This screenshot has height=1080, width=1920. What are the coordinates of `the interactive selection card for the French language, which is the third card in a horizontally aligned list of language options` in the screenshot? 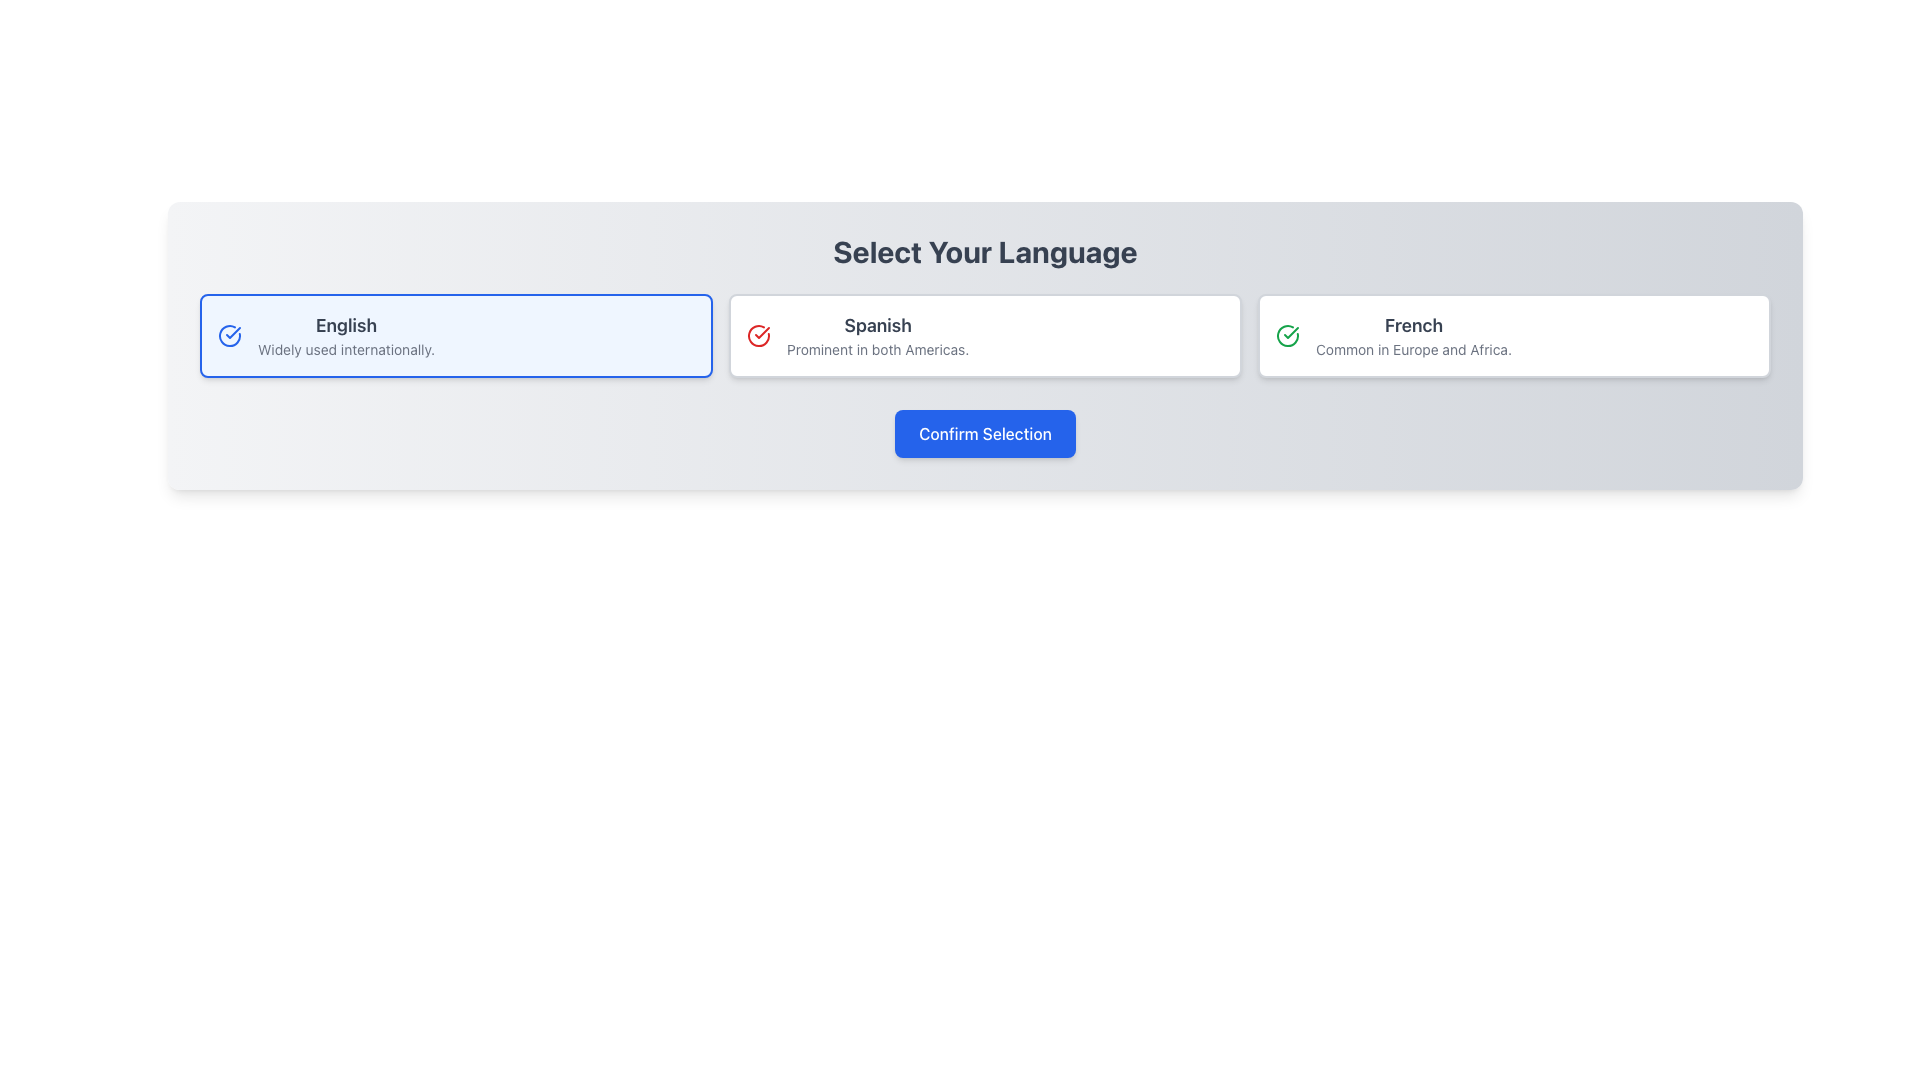 It's located at (1514, 334).